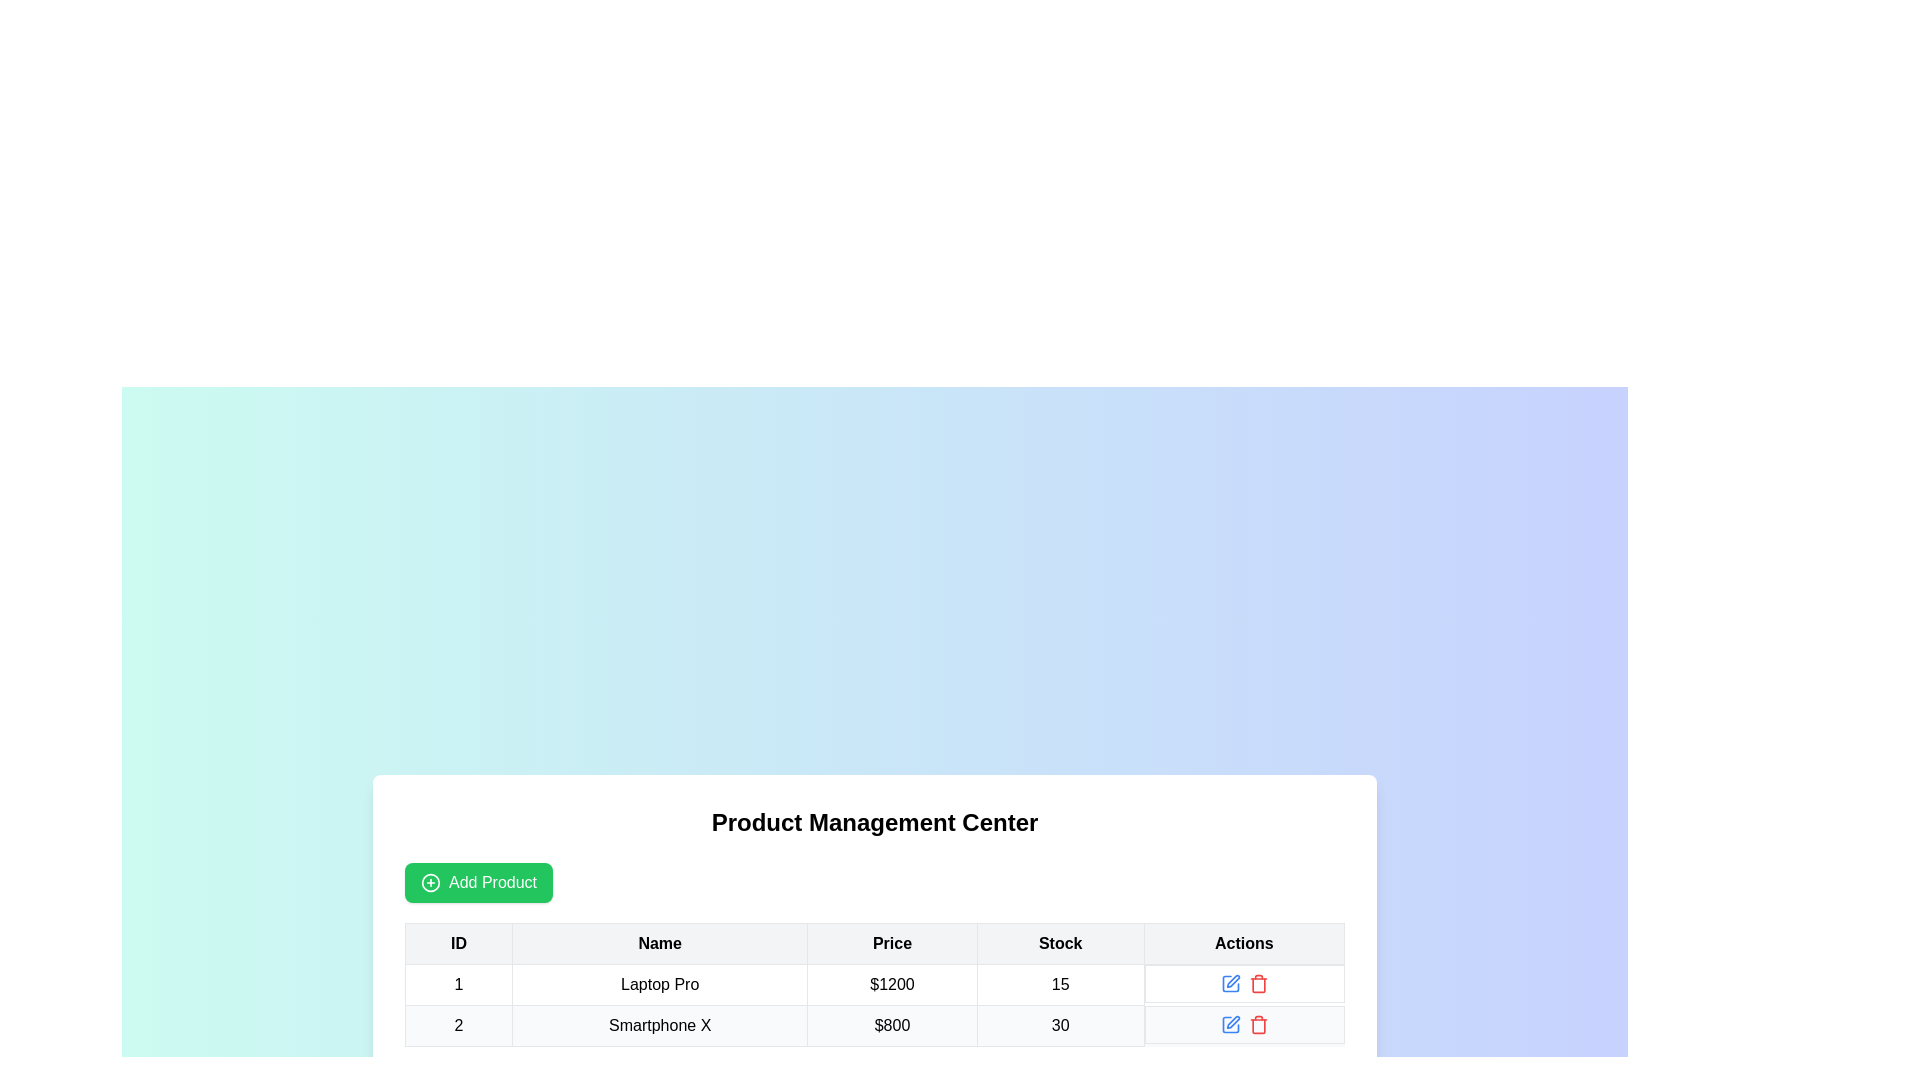  Describe the element at coordinates (1232, 1022) in the screenshot. I see `the edit icon located in the 'Actions' column of the second row of the data table` at that location.